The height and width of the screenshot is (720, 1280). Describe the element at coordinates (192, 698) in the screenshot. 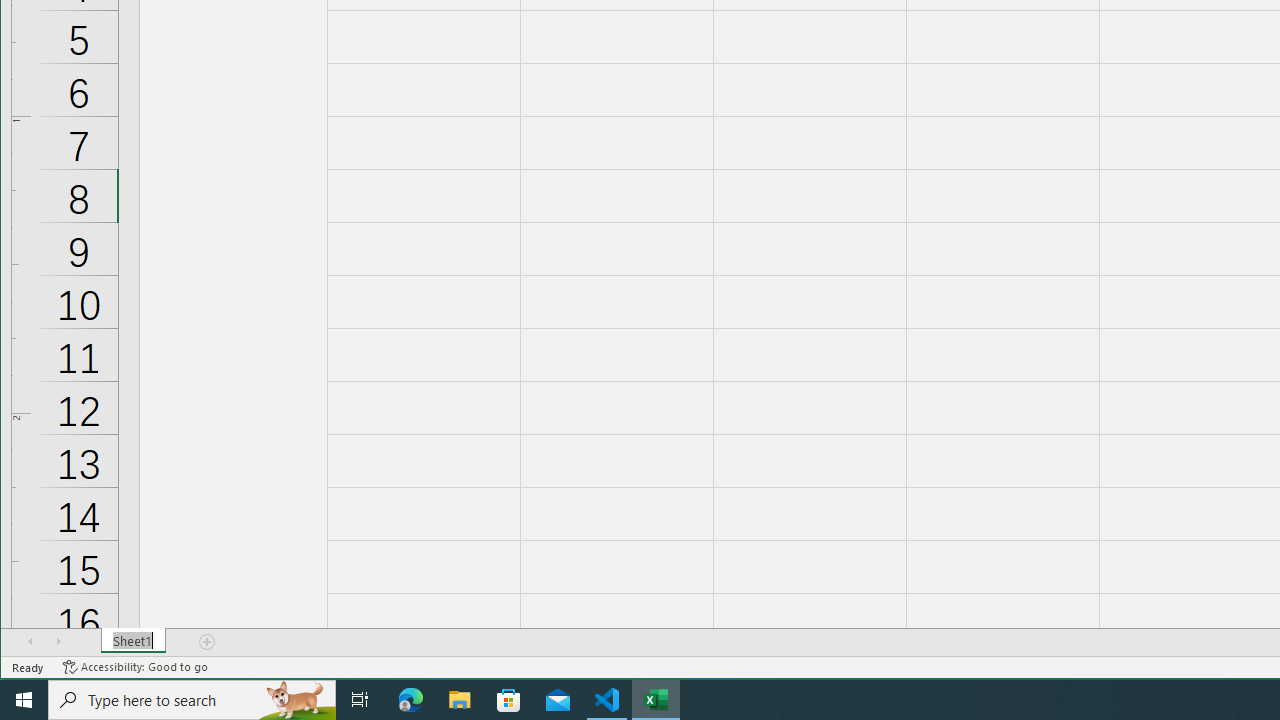

I see `'Type here to search'` at that location.